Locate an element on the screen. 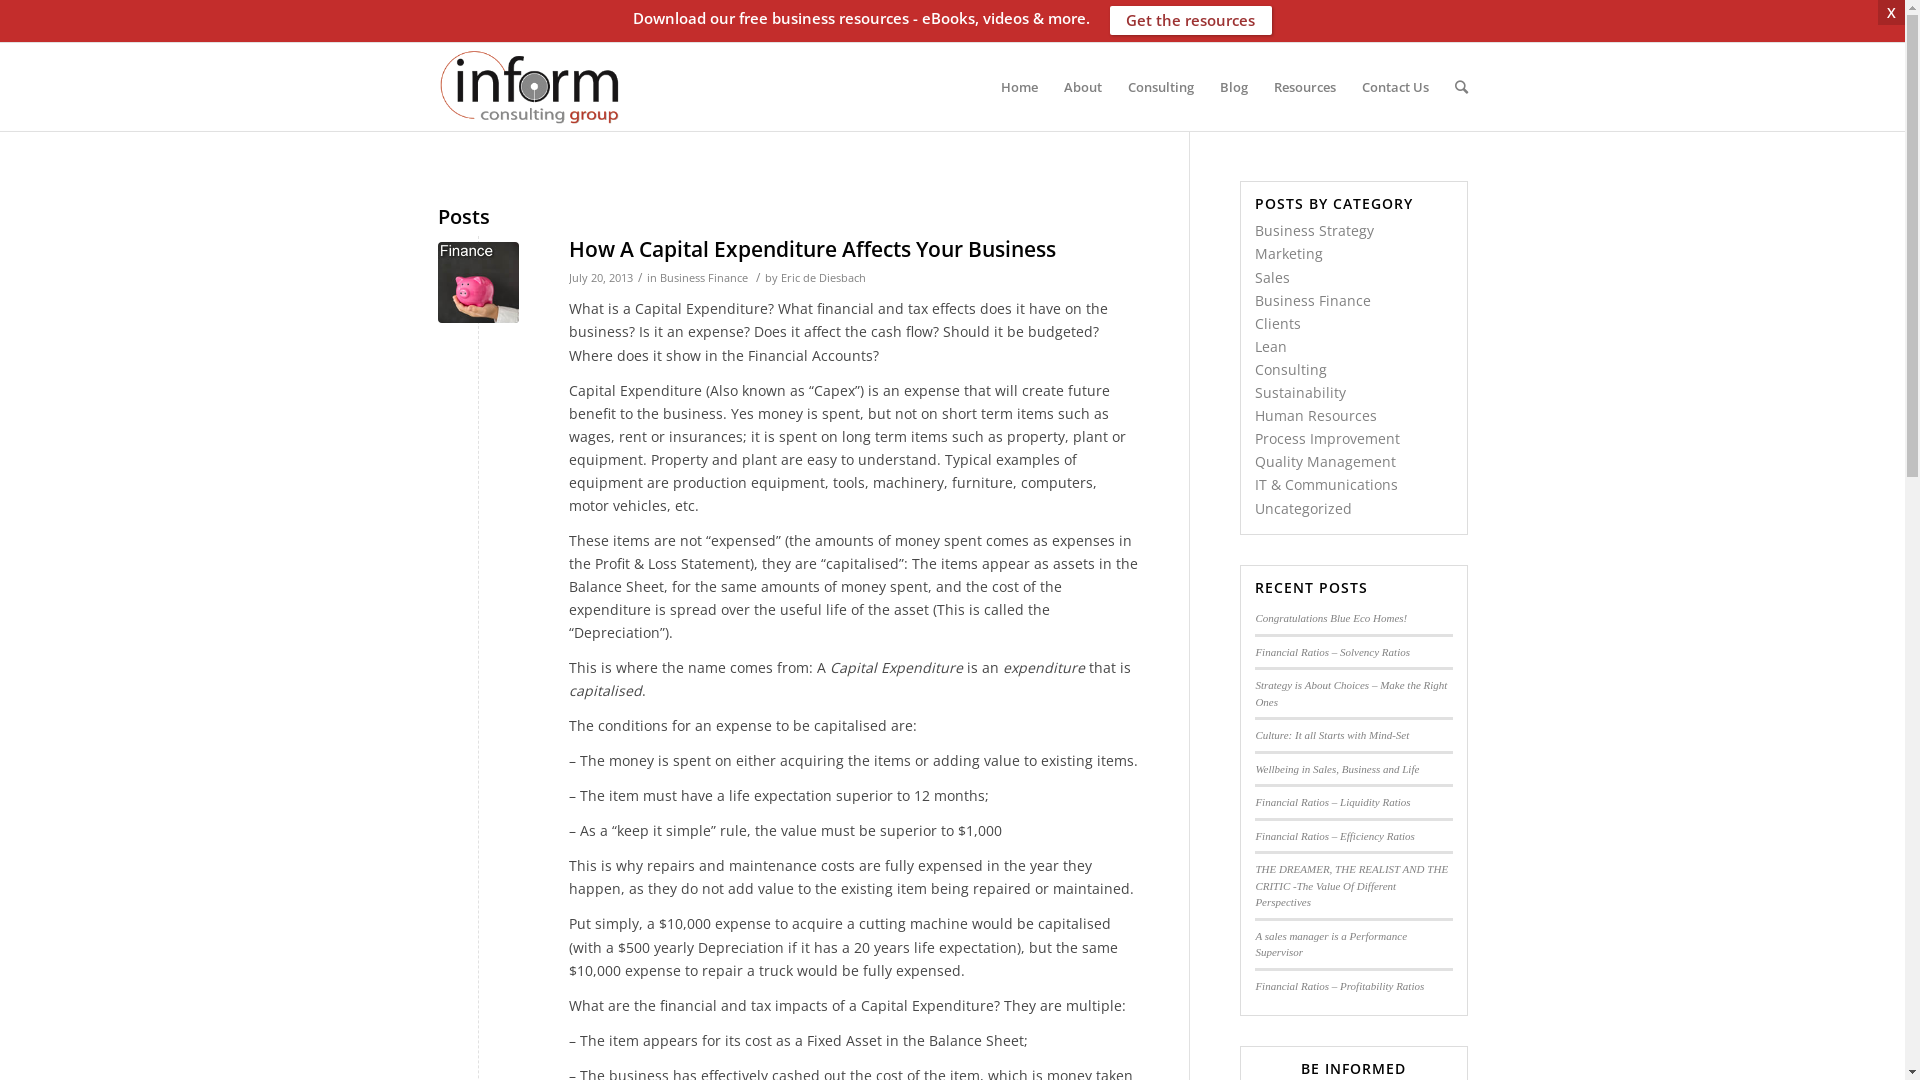 This screenshot has height=1080, width=1920. 'Eric de Diesbach' is located at coordinates (822, 277).